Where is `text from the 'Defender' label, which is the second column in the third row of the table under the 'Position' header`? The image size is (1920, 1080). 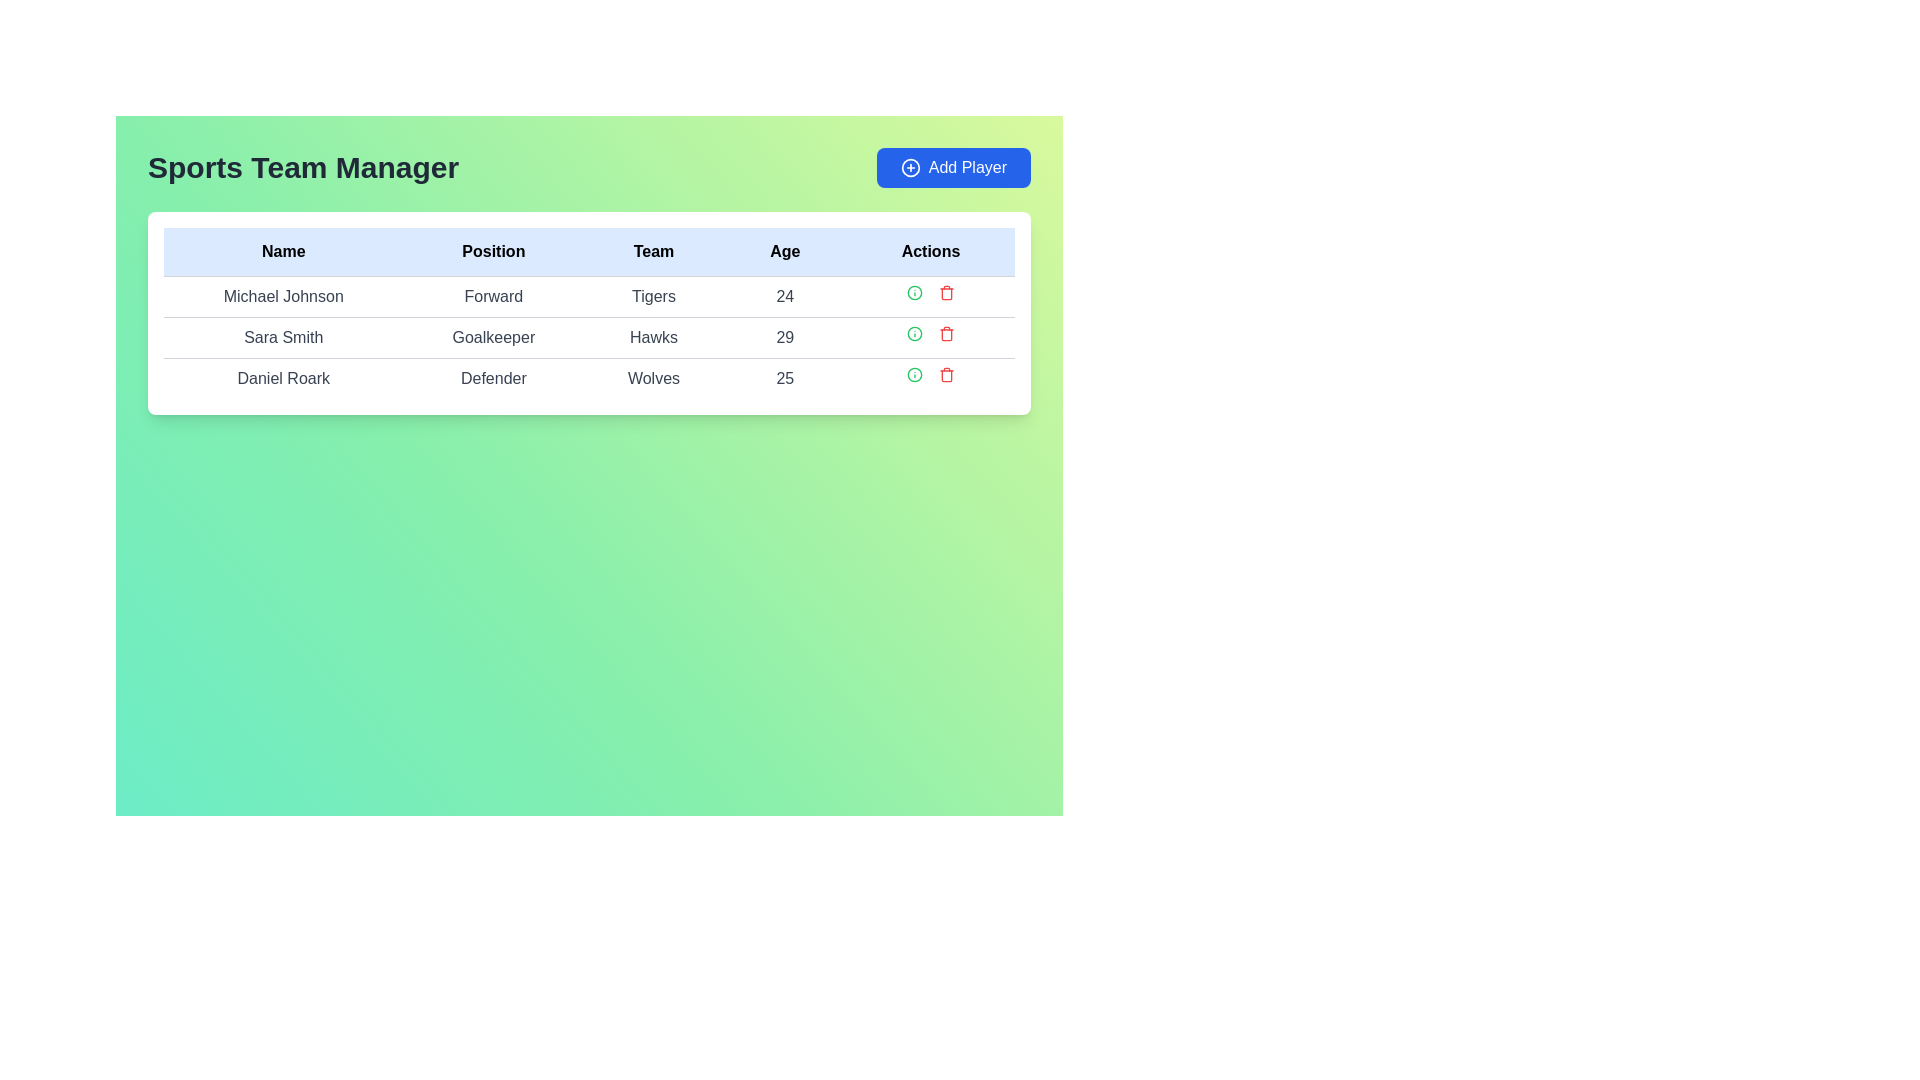 text from the 'Defender' label, which is the second column in the third row of the table under the 'Position' header is located at coordinates (493, 378).